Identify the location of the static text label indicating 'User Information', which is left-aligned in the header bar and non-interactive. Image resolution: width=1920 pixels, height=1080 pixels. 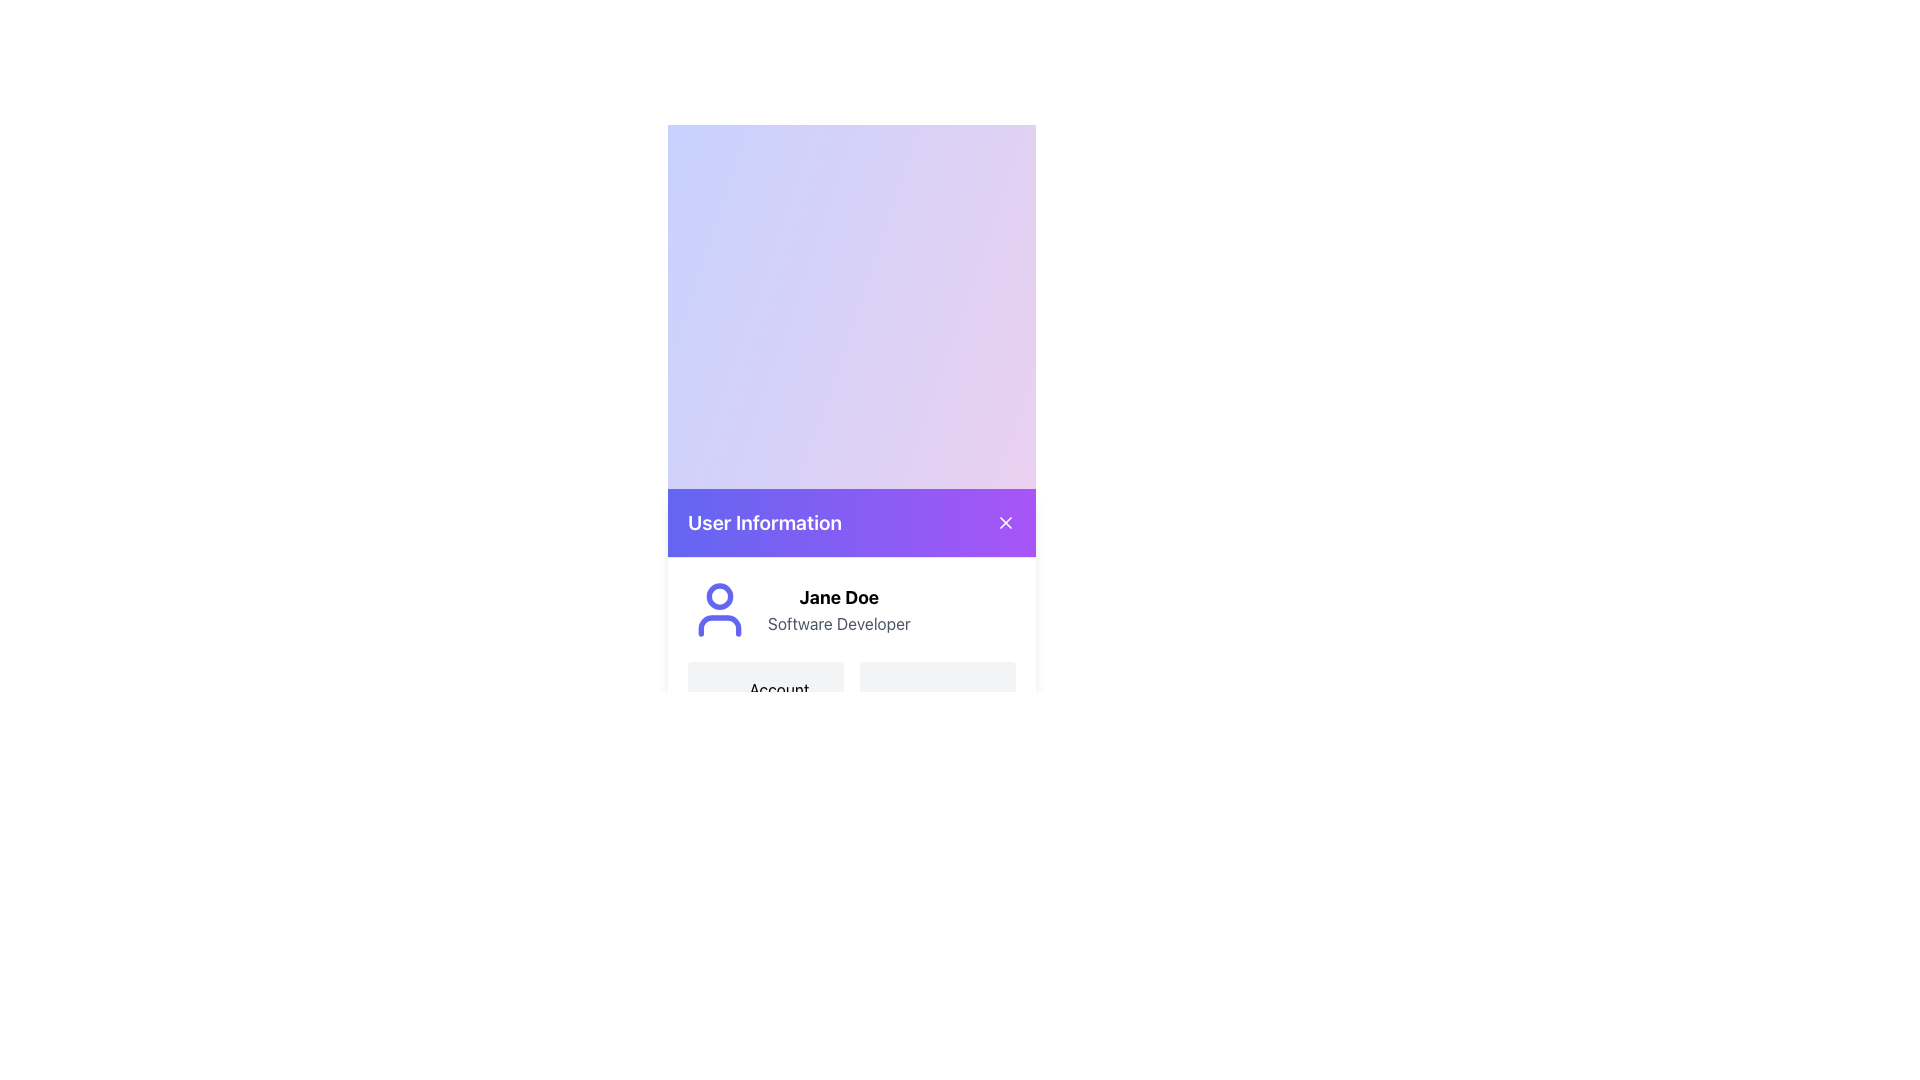
(763, 521).